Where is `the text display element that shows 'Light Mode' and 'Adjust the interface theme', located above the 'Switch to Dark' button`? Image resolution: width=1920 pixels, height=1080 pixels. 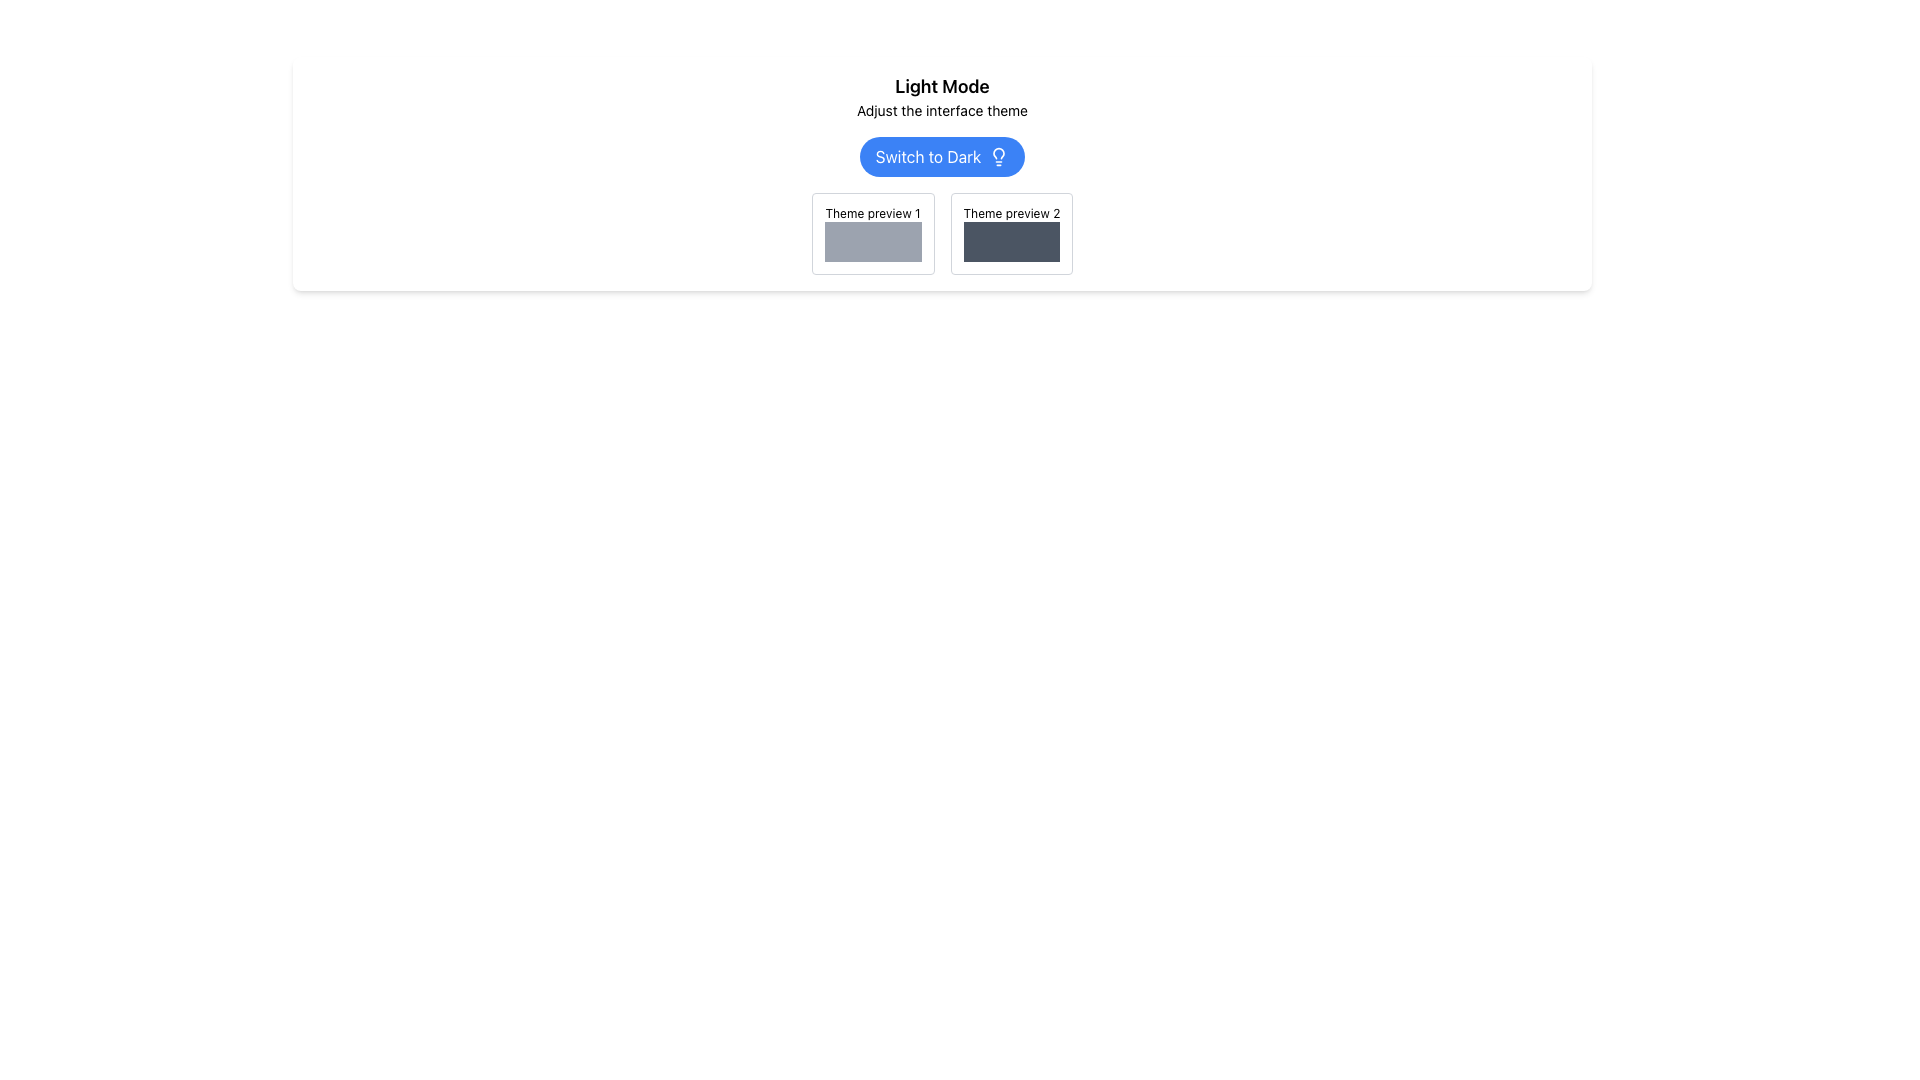
the text display element that shows 'Light Mode' and 'Adjust the interface theme', located above the 'Switch to Dark' button is located at coordinates (941, 96).